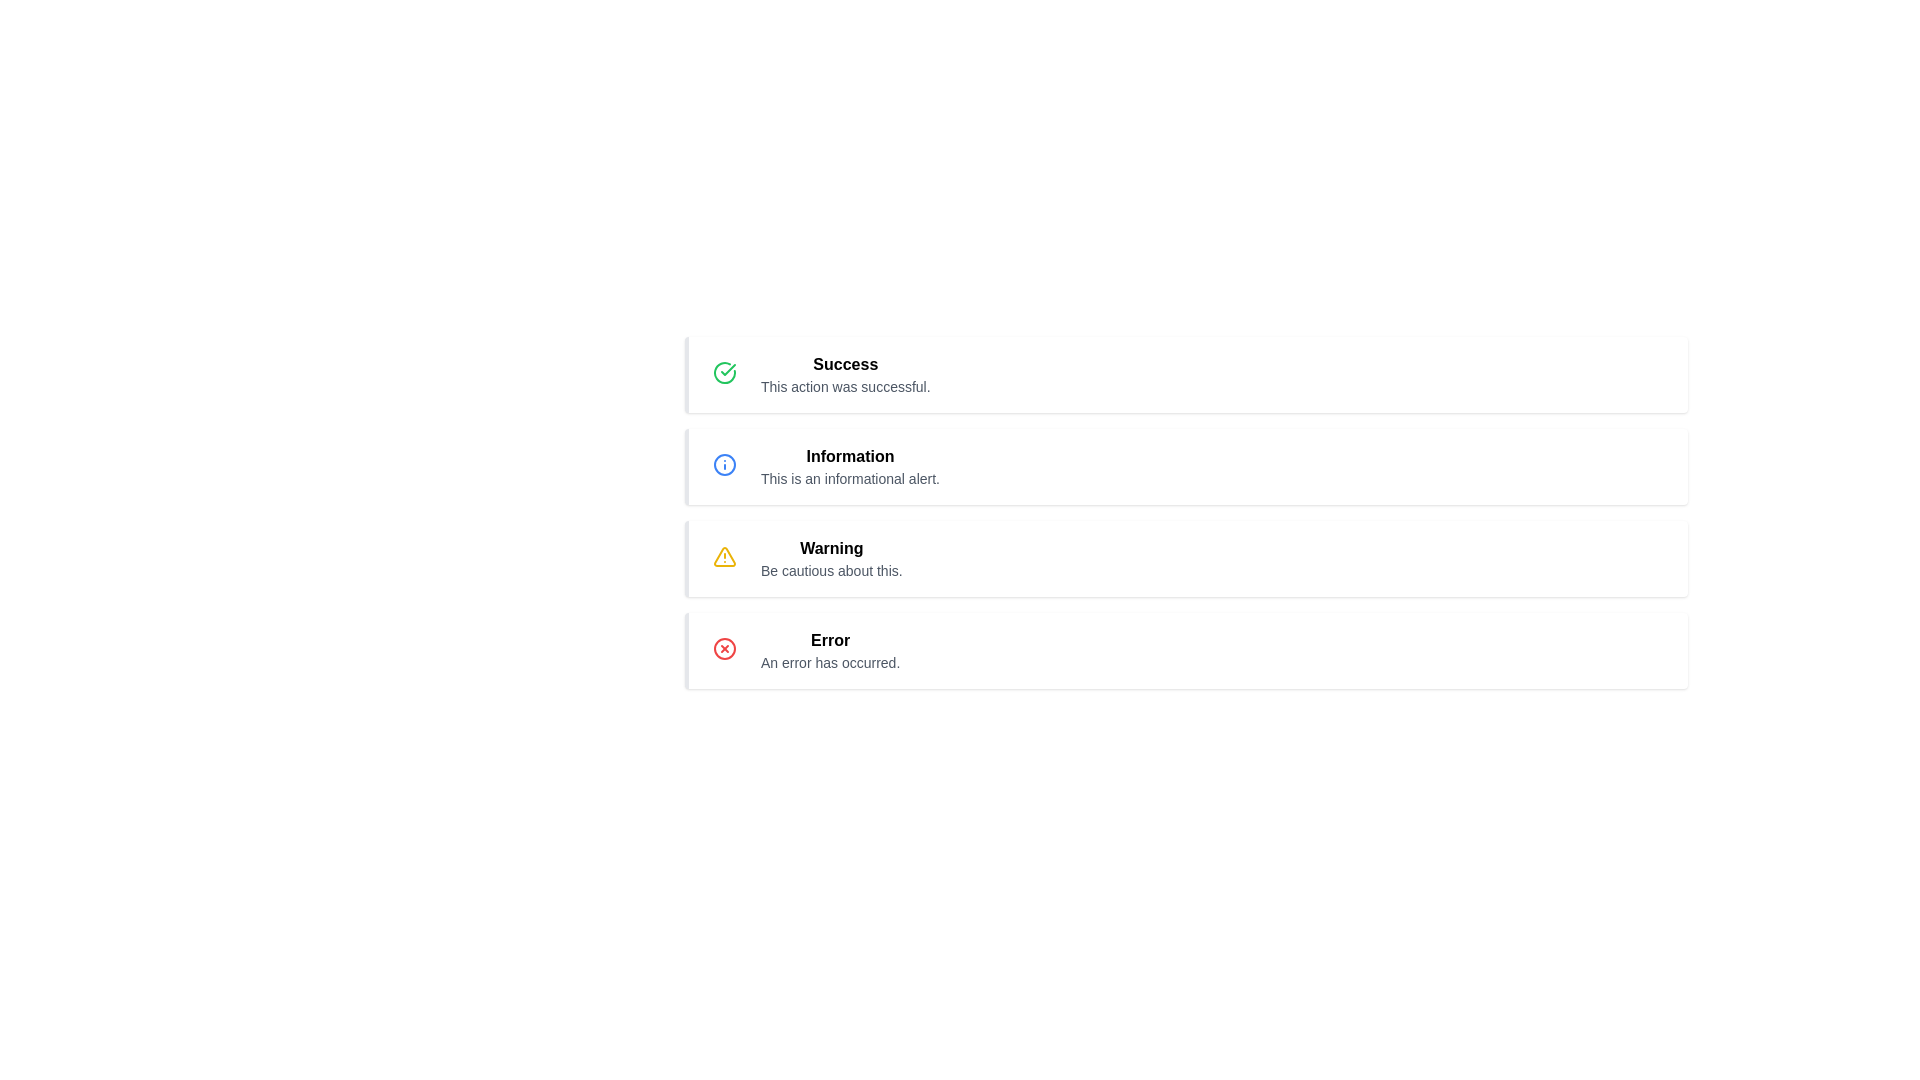 This screenshot has height=1080, width=1920. I want to click on the Alert Box, which is the first item in a vertically stacked list of notifications indicating a successful action completion, so click(1186, 374).